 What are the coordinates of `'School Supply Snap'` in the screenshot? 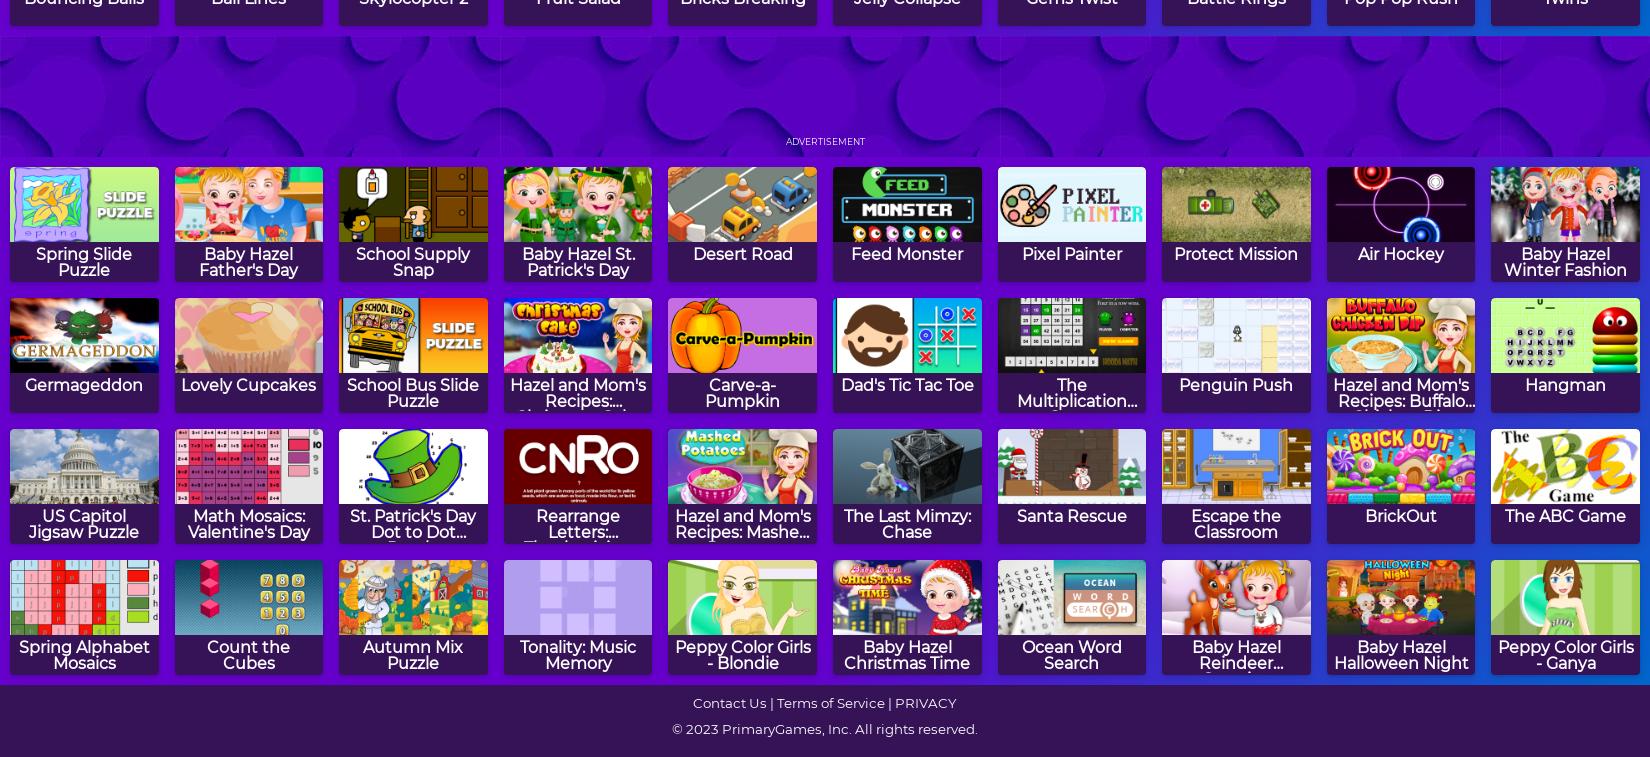 It's located at (412, 260).